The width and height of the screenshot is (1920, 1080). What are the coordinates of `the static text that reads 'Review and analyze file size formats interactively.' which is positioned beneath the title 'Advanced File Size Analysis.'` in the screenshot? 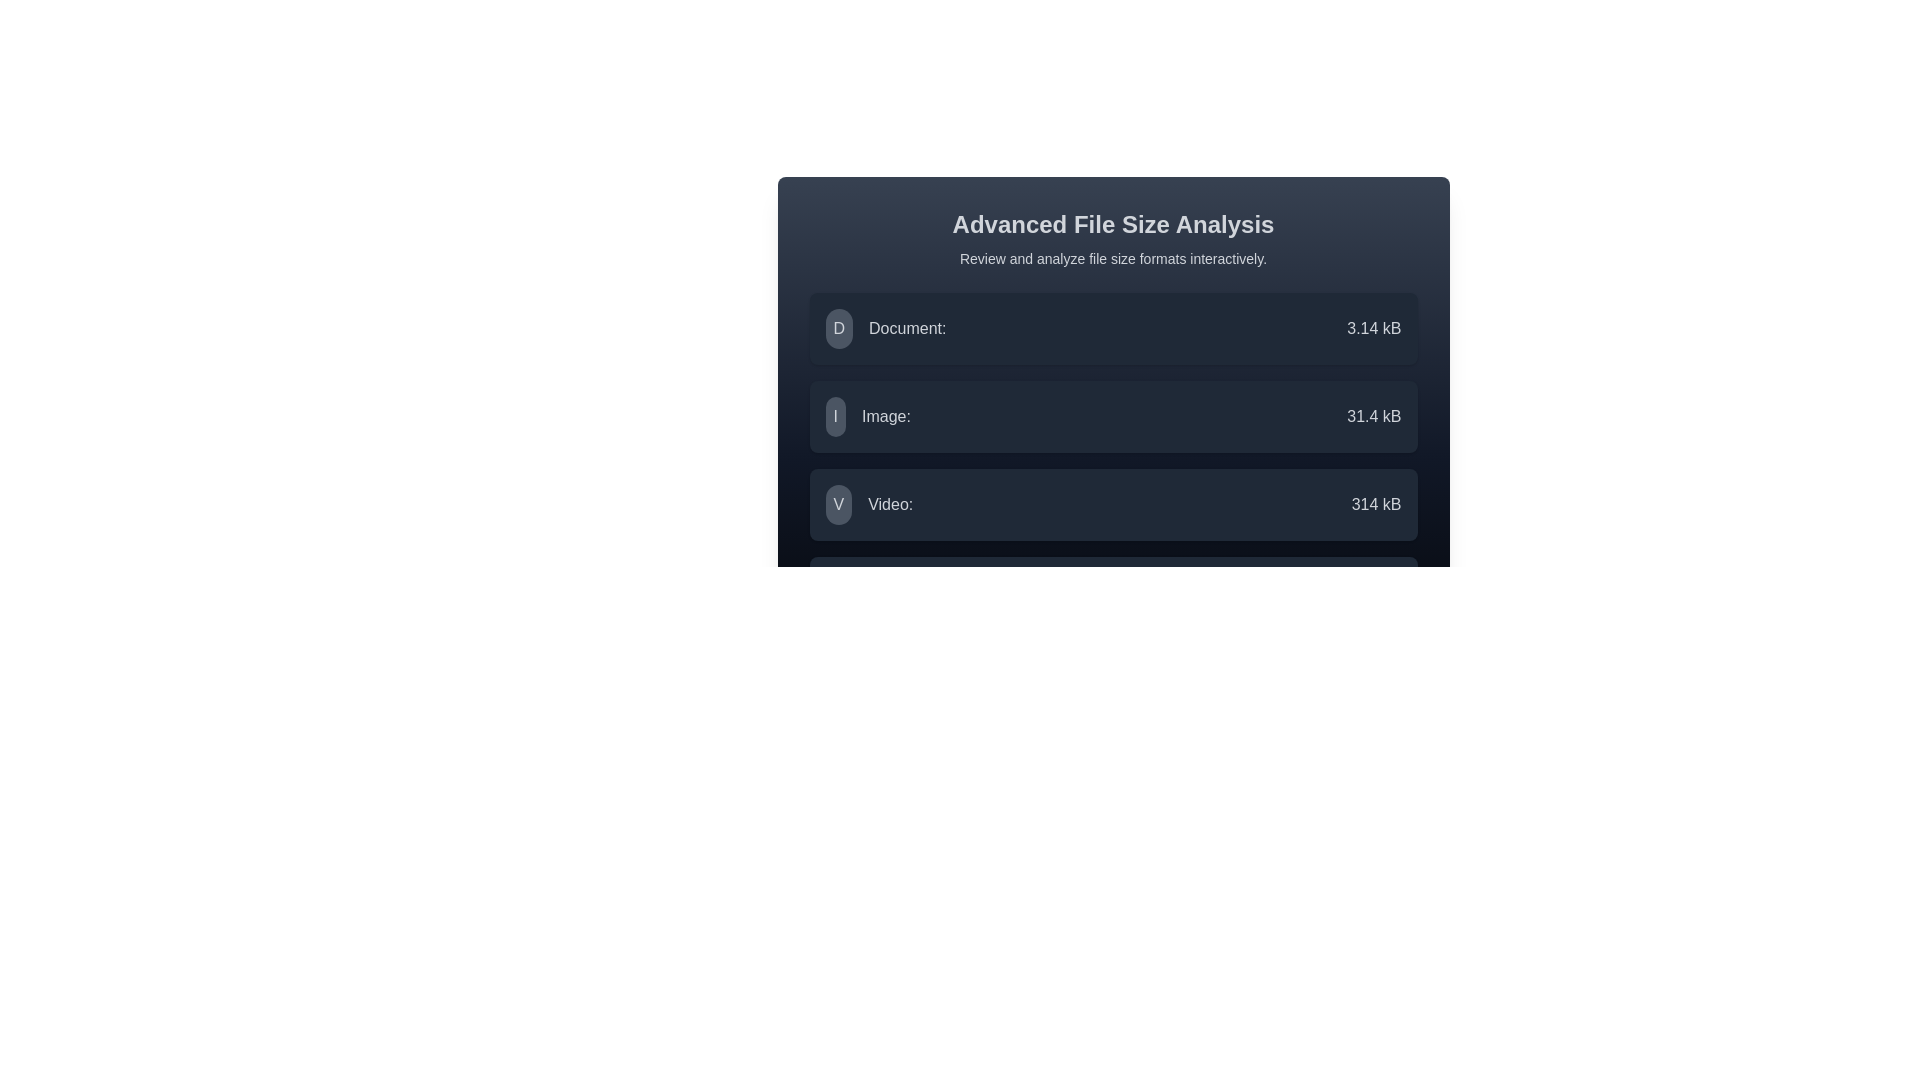 It's located at (1112, 257).